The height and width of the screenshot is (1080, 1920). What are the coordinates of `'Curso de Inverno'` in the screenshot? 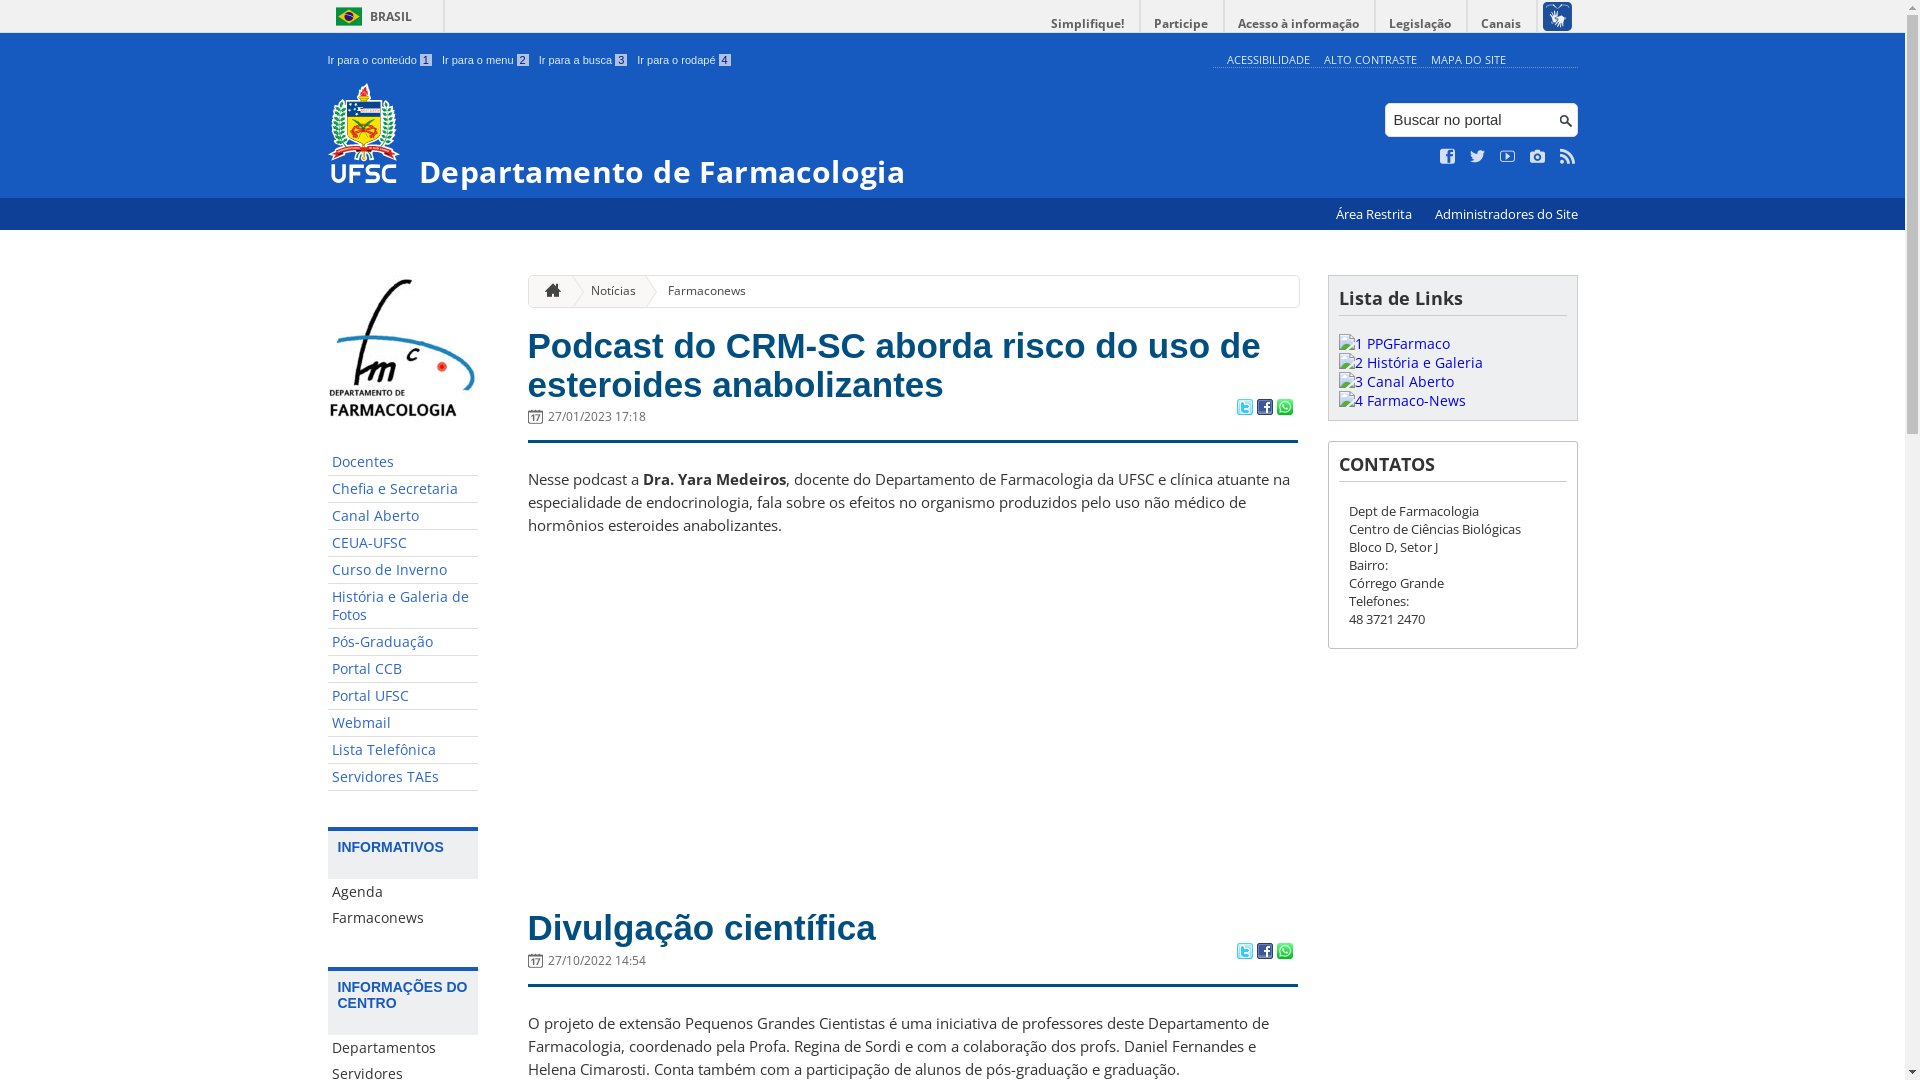 It's located at (402, 570).